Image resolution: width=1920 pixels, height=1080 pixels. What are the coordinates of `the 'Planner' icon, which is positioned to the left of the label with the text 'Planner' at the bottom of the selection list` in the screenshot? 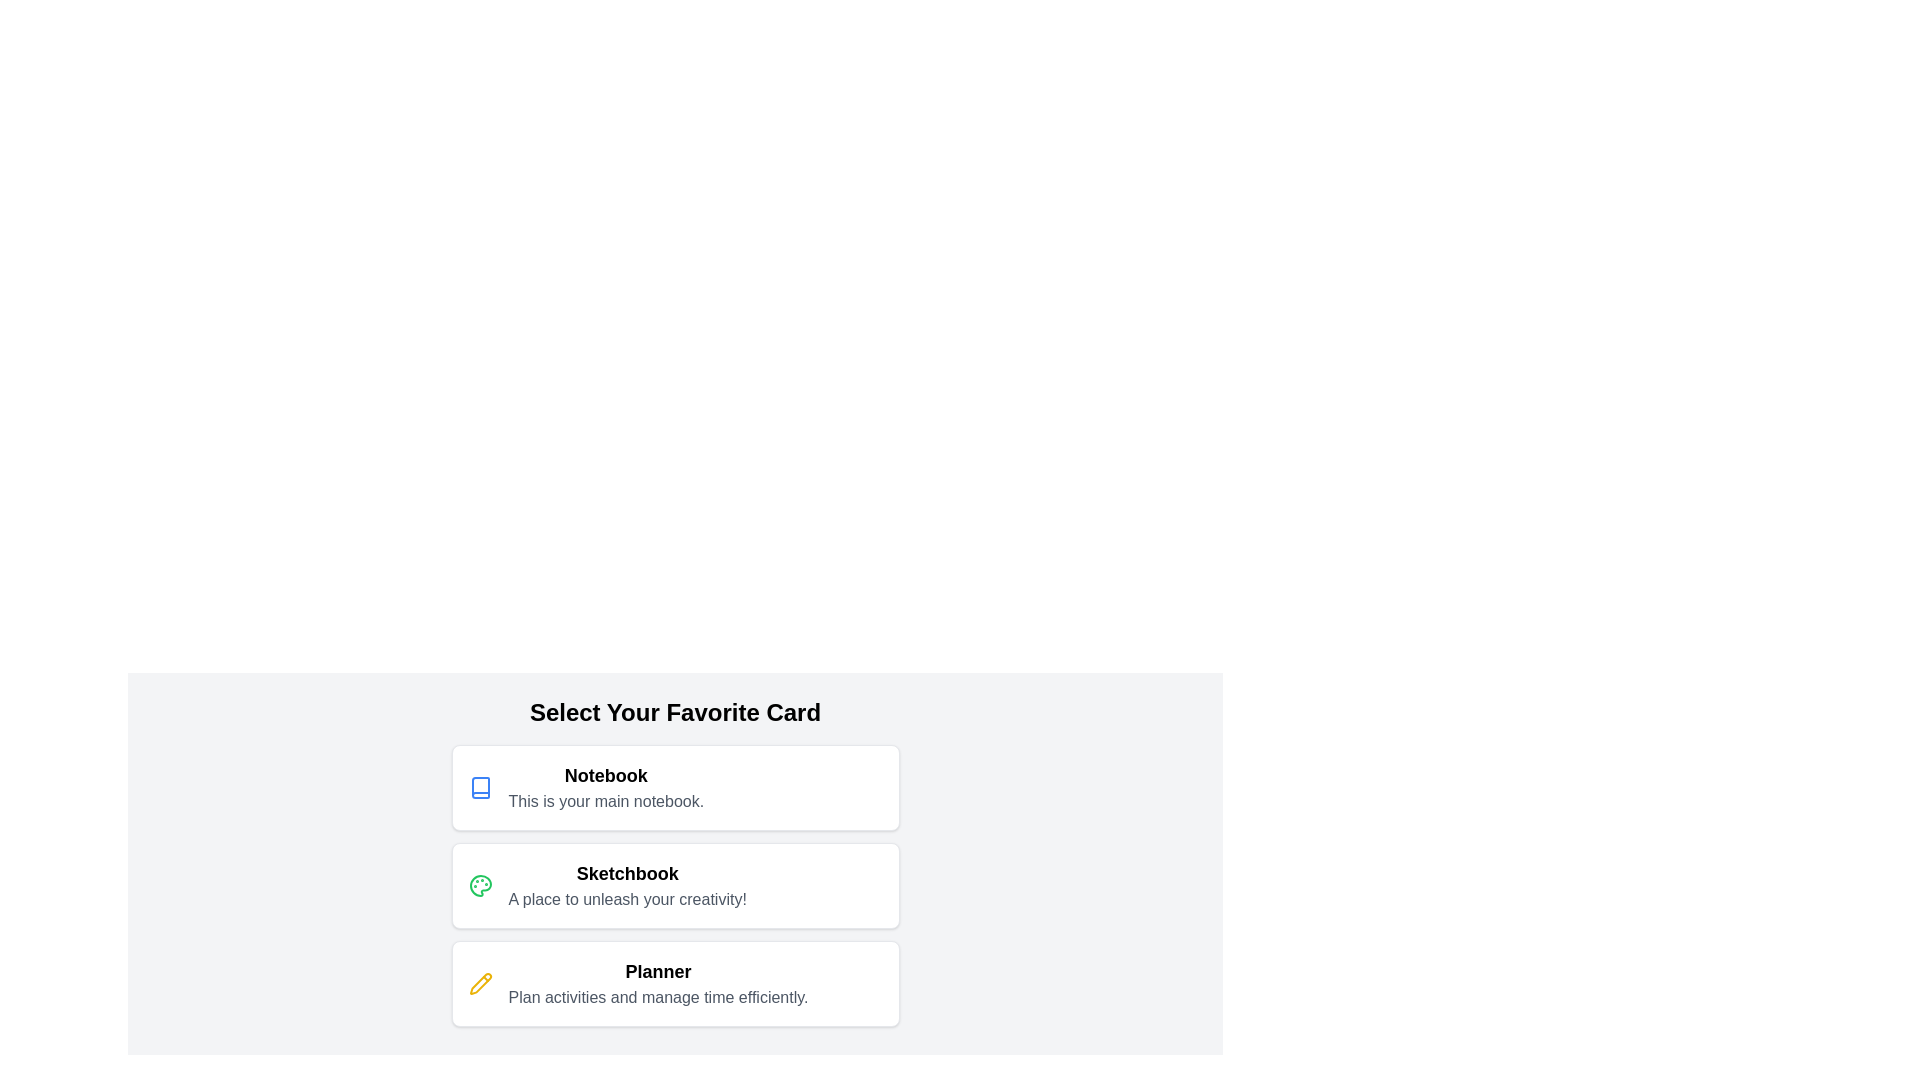 It's located at (480, 982).